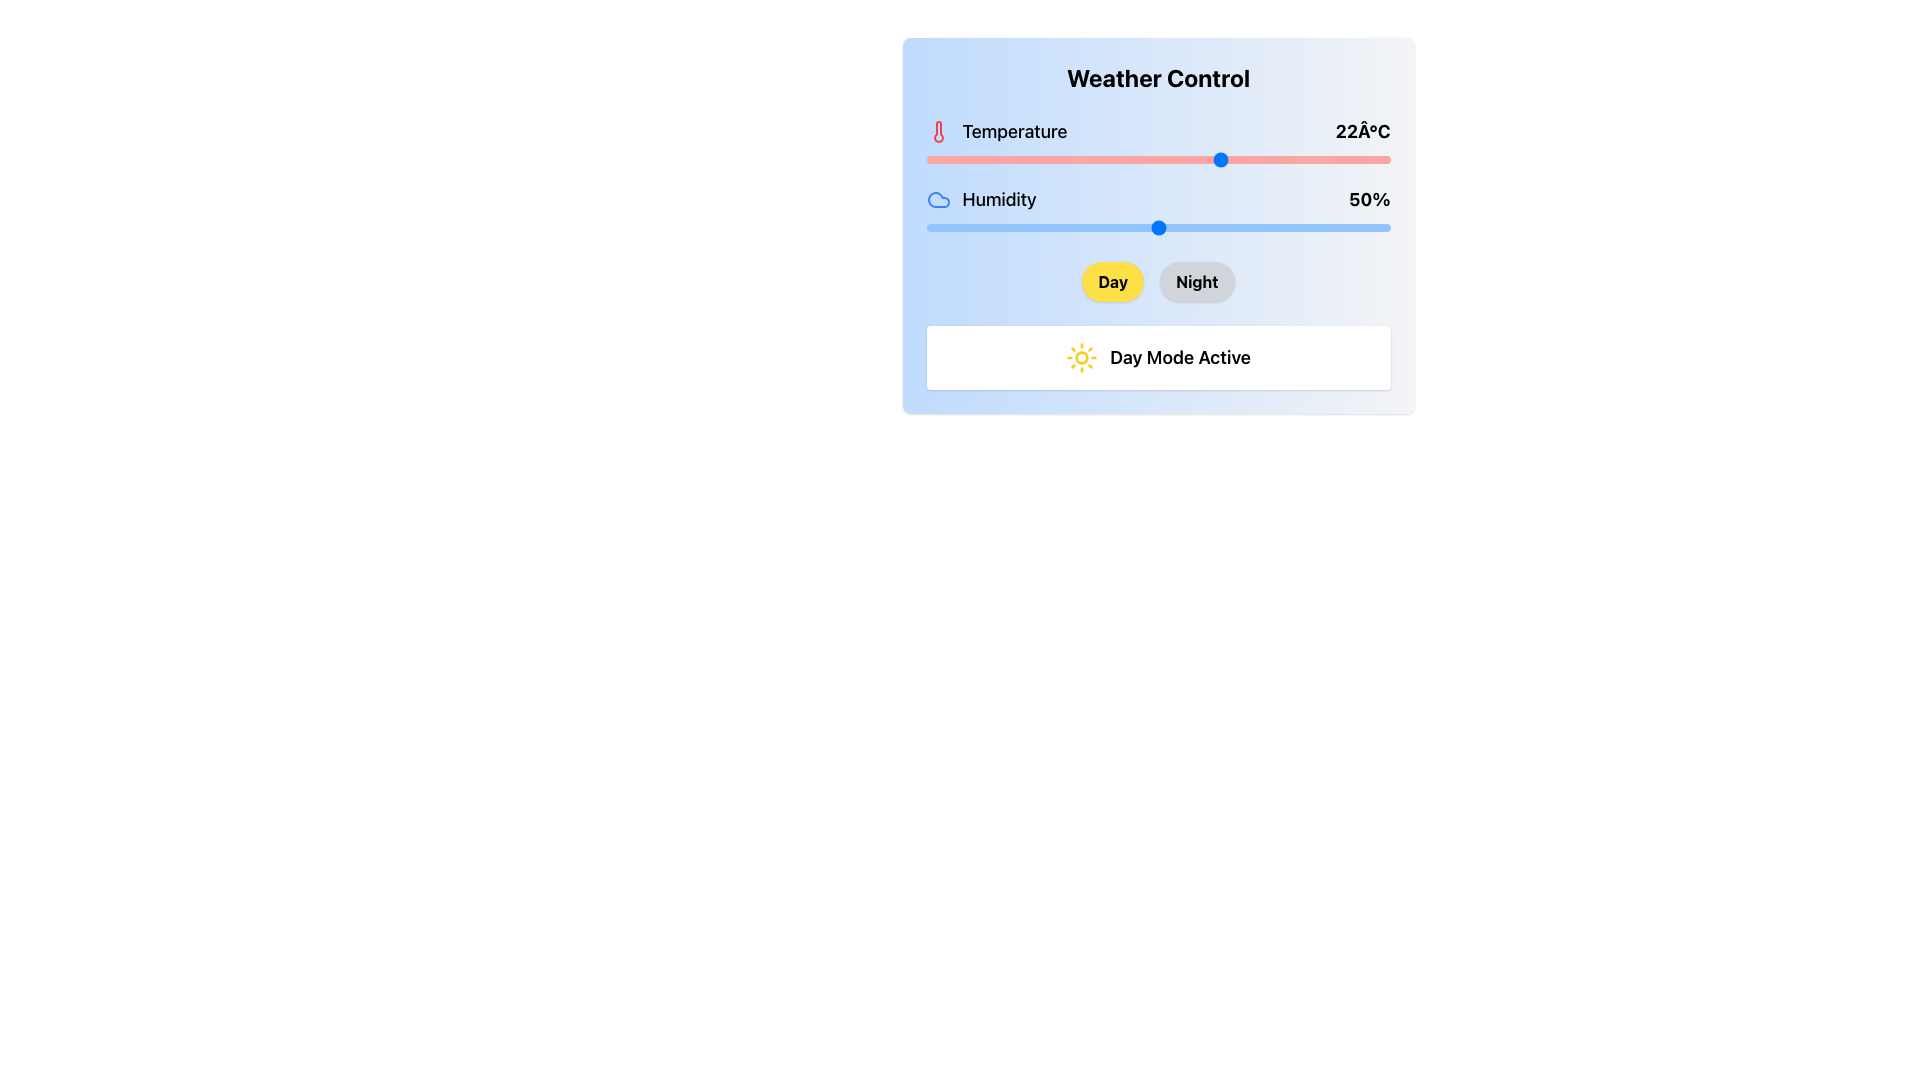 Image resolution: width=1920 pixels, height=1080 pixels. I want to click on the temperature, so click(1064, 158).